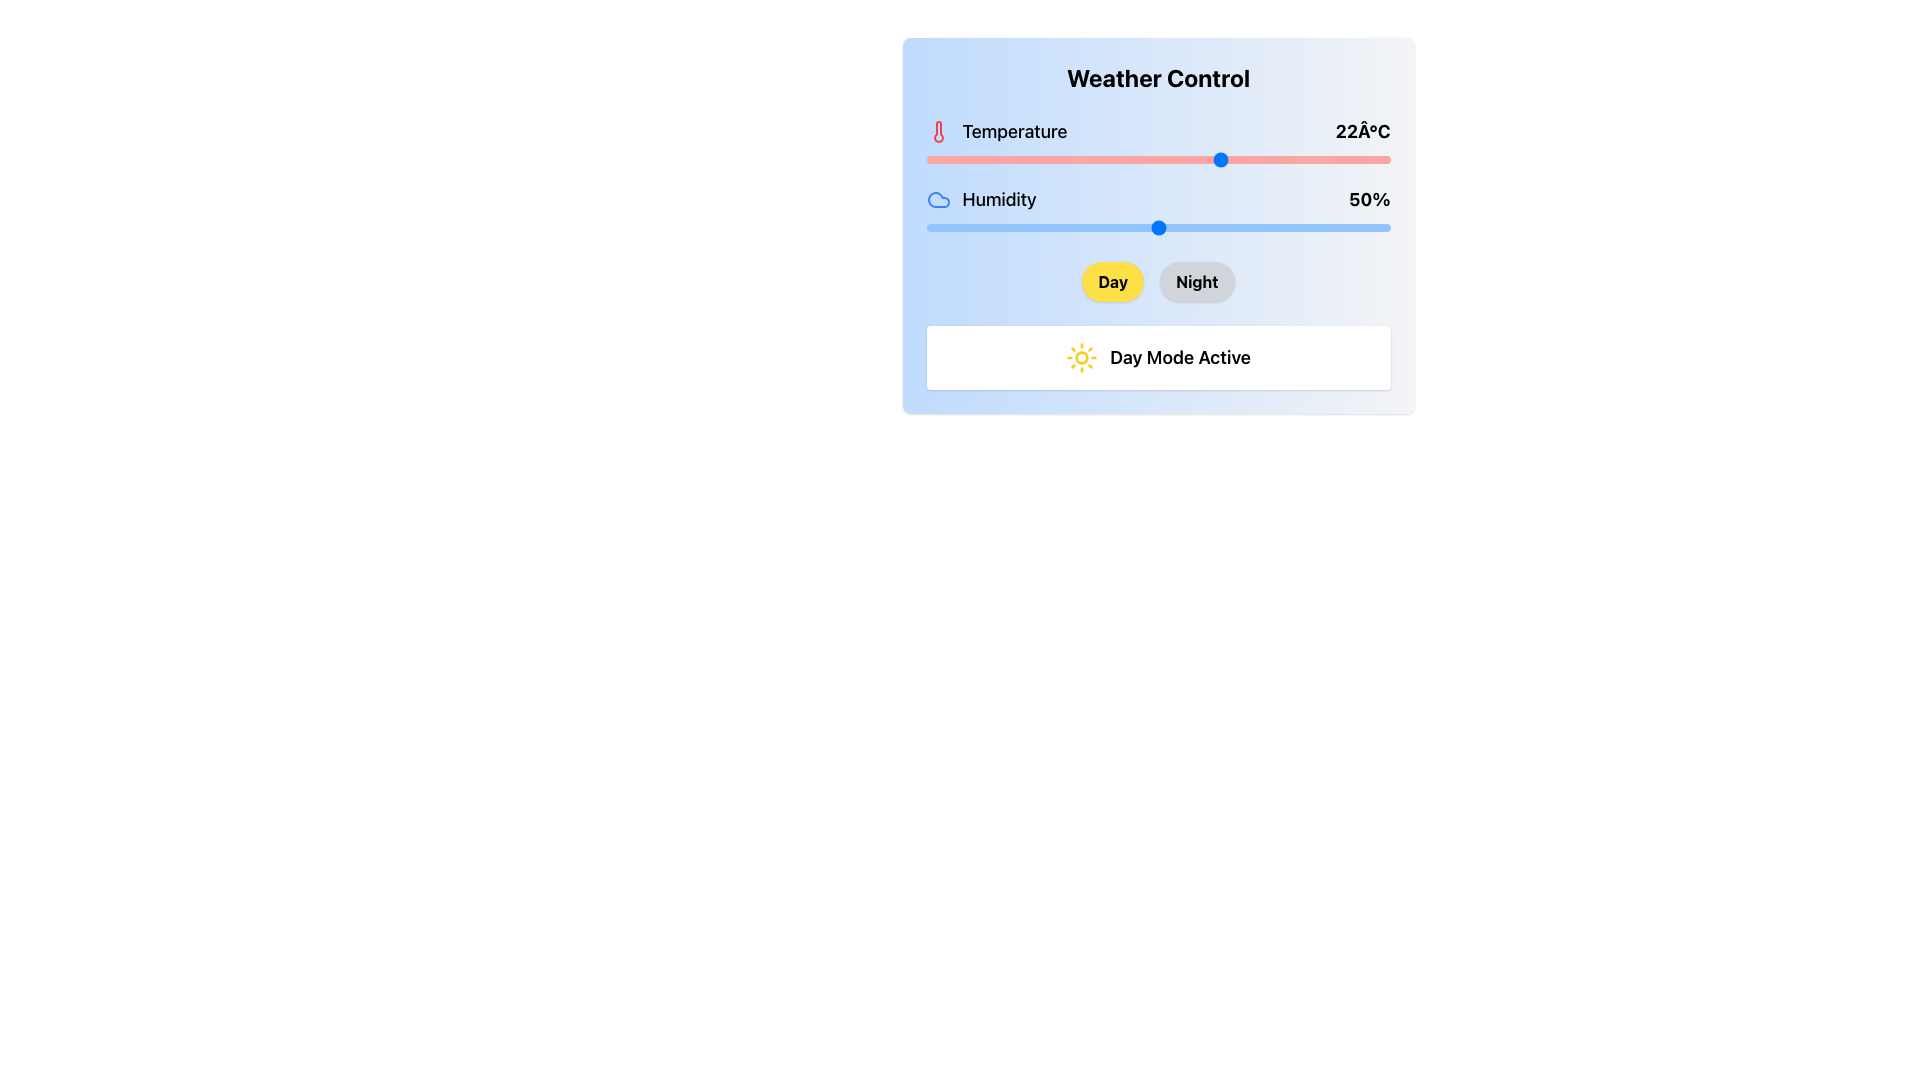 Image resolution: width=1920 pixels, height=1080 pixels. I want to click on the temperature, so click(1064, 158).